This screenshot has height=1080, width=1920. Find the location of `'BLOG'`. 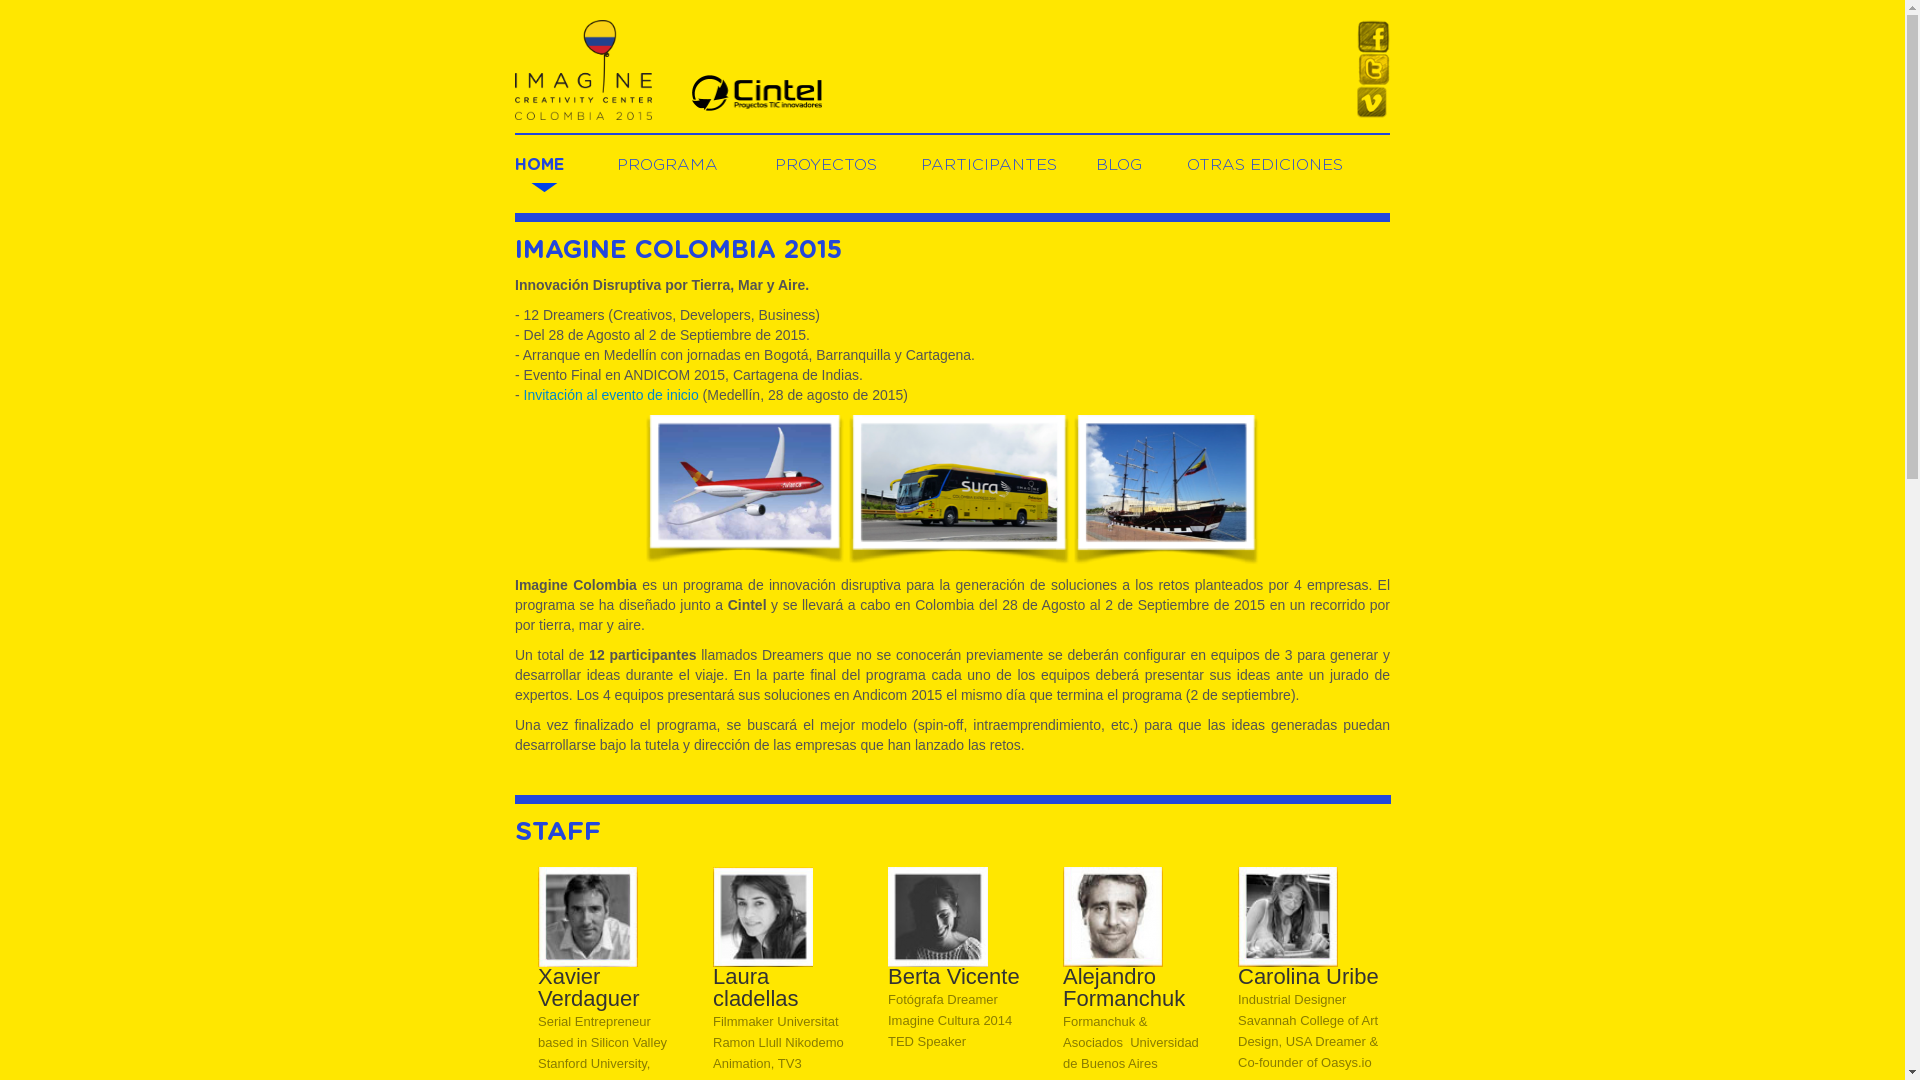

'BLOG' is located at coordinates (1117, 164).